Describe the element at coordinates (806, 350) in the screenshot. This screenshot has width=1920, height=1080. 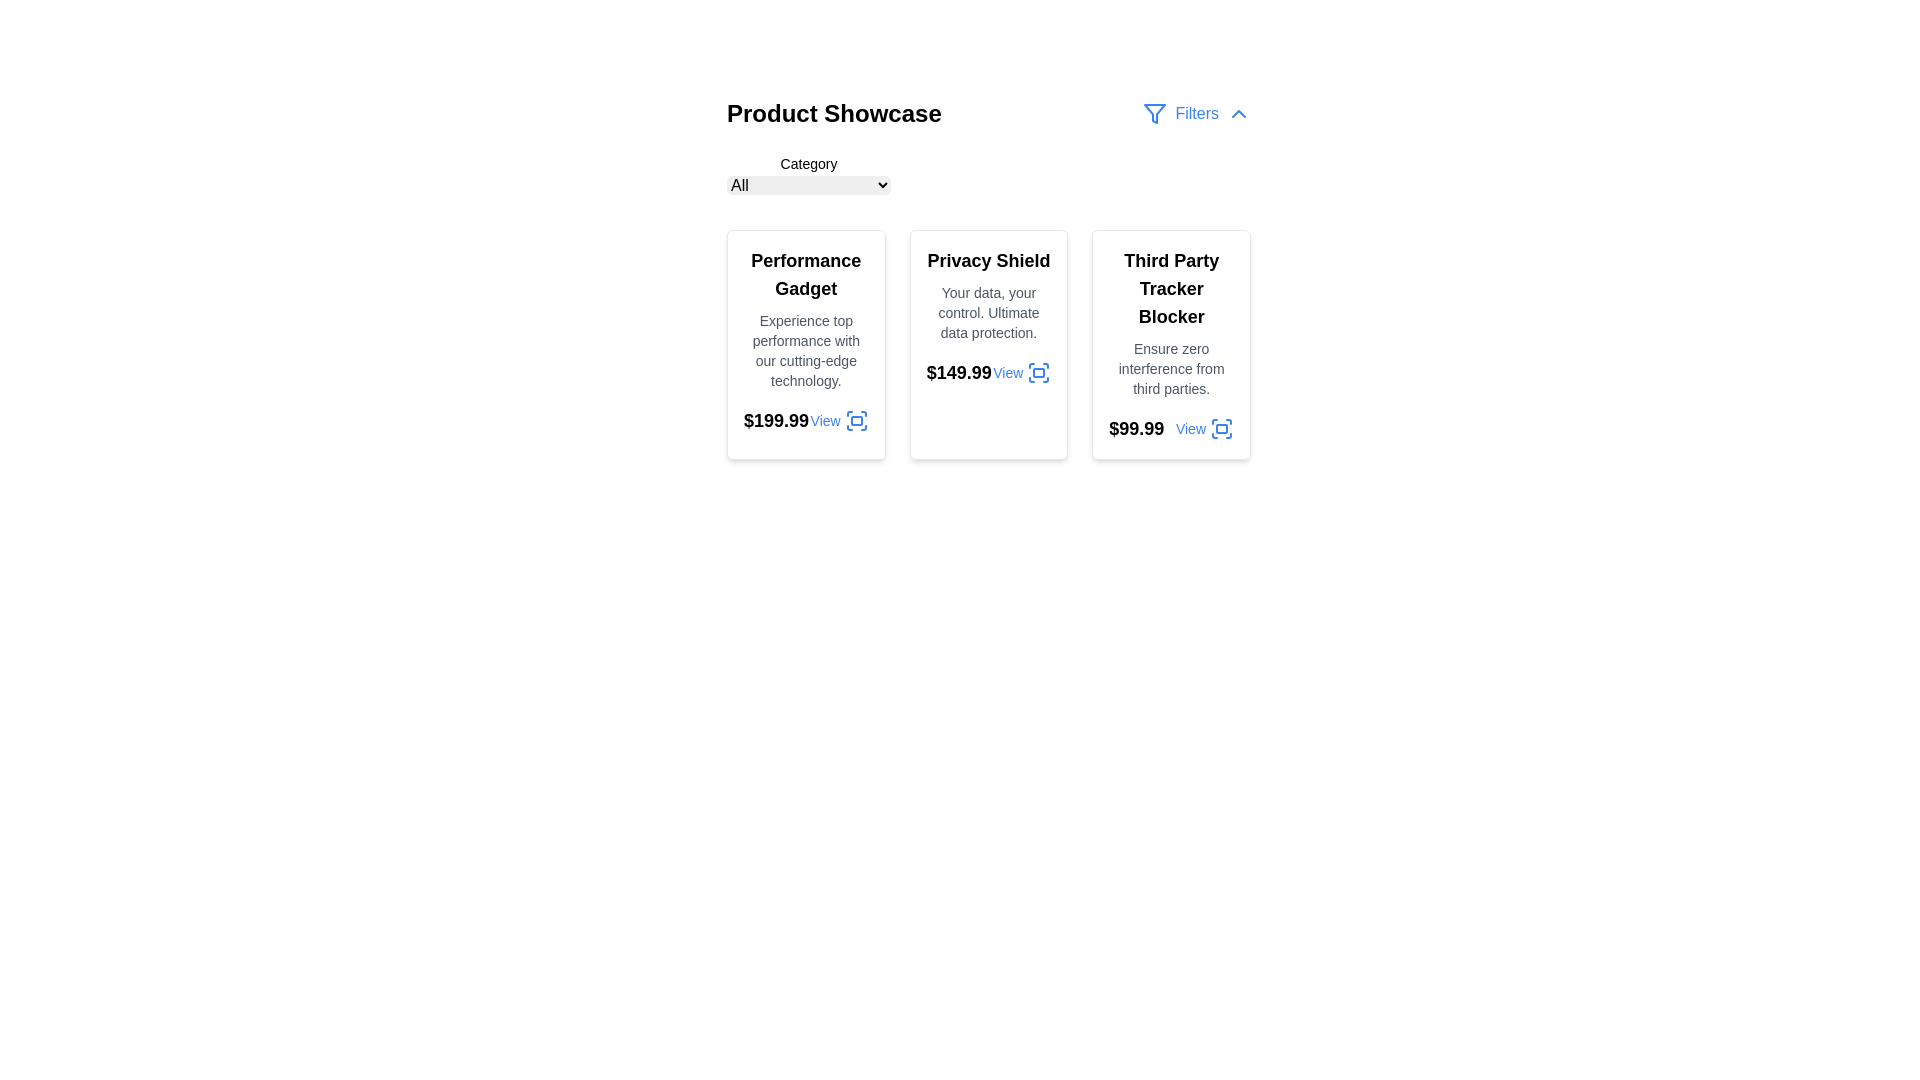
I see `the Text Block element that contains the text 'Experience top performance with our cutting-edge technology.' located beneath the title 'Performance Gadget'` at that location.